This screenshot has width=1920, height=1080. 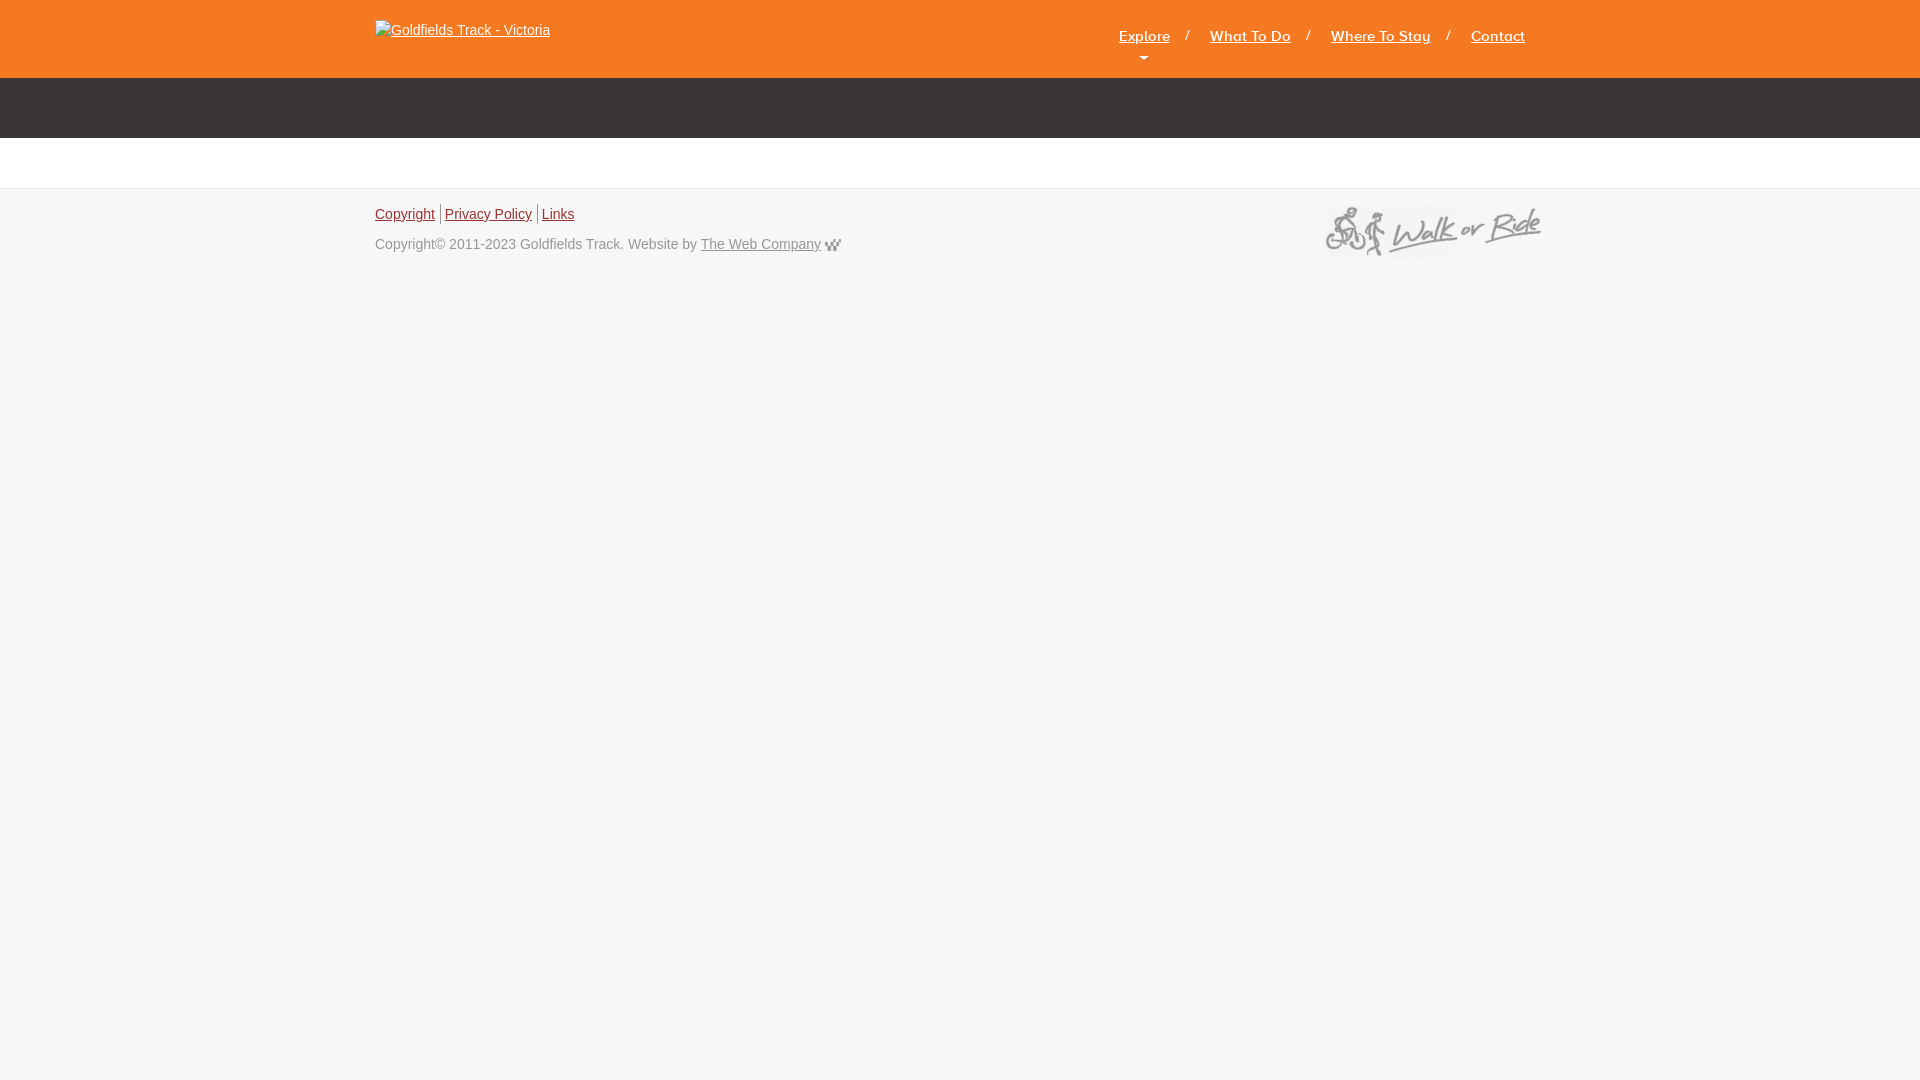 I want to click on 'Where To Stay', so click(x=1380, y=36).